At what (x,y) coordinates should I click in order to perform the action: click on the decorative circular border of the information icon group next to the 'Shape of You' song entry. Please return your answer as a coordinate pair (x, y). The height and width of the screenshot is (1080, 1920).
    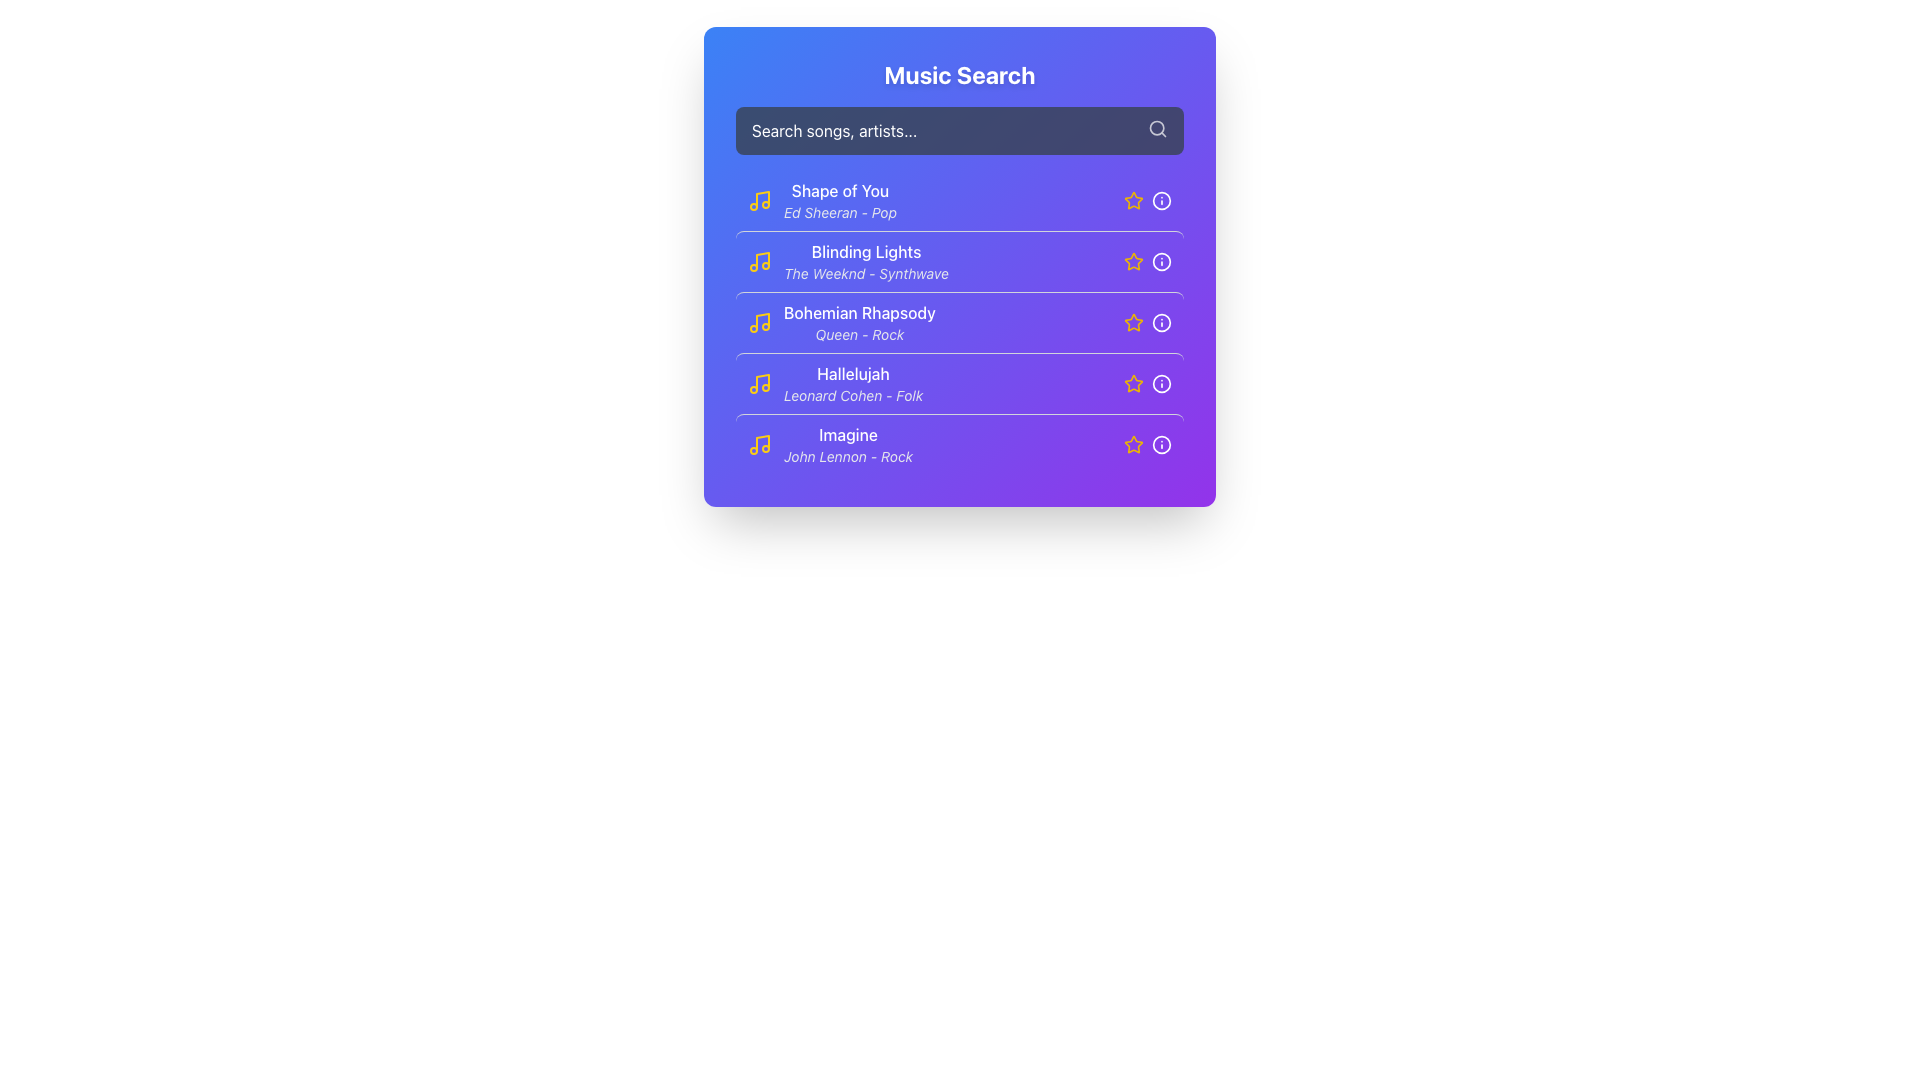
    Looking at the image, I should click on (1161, 200).